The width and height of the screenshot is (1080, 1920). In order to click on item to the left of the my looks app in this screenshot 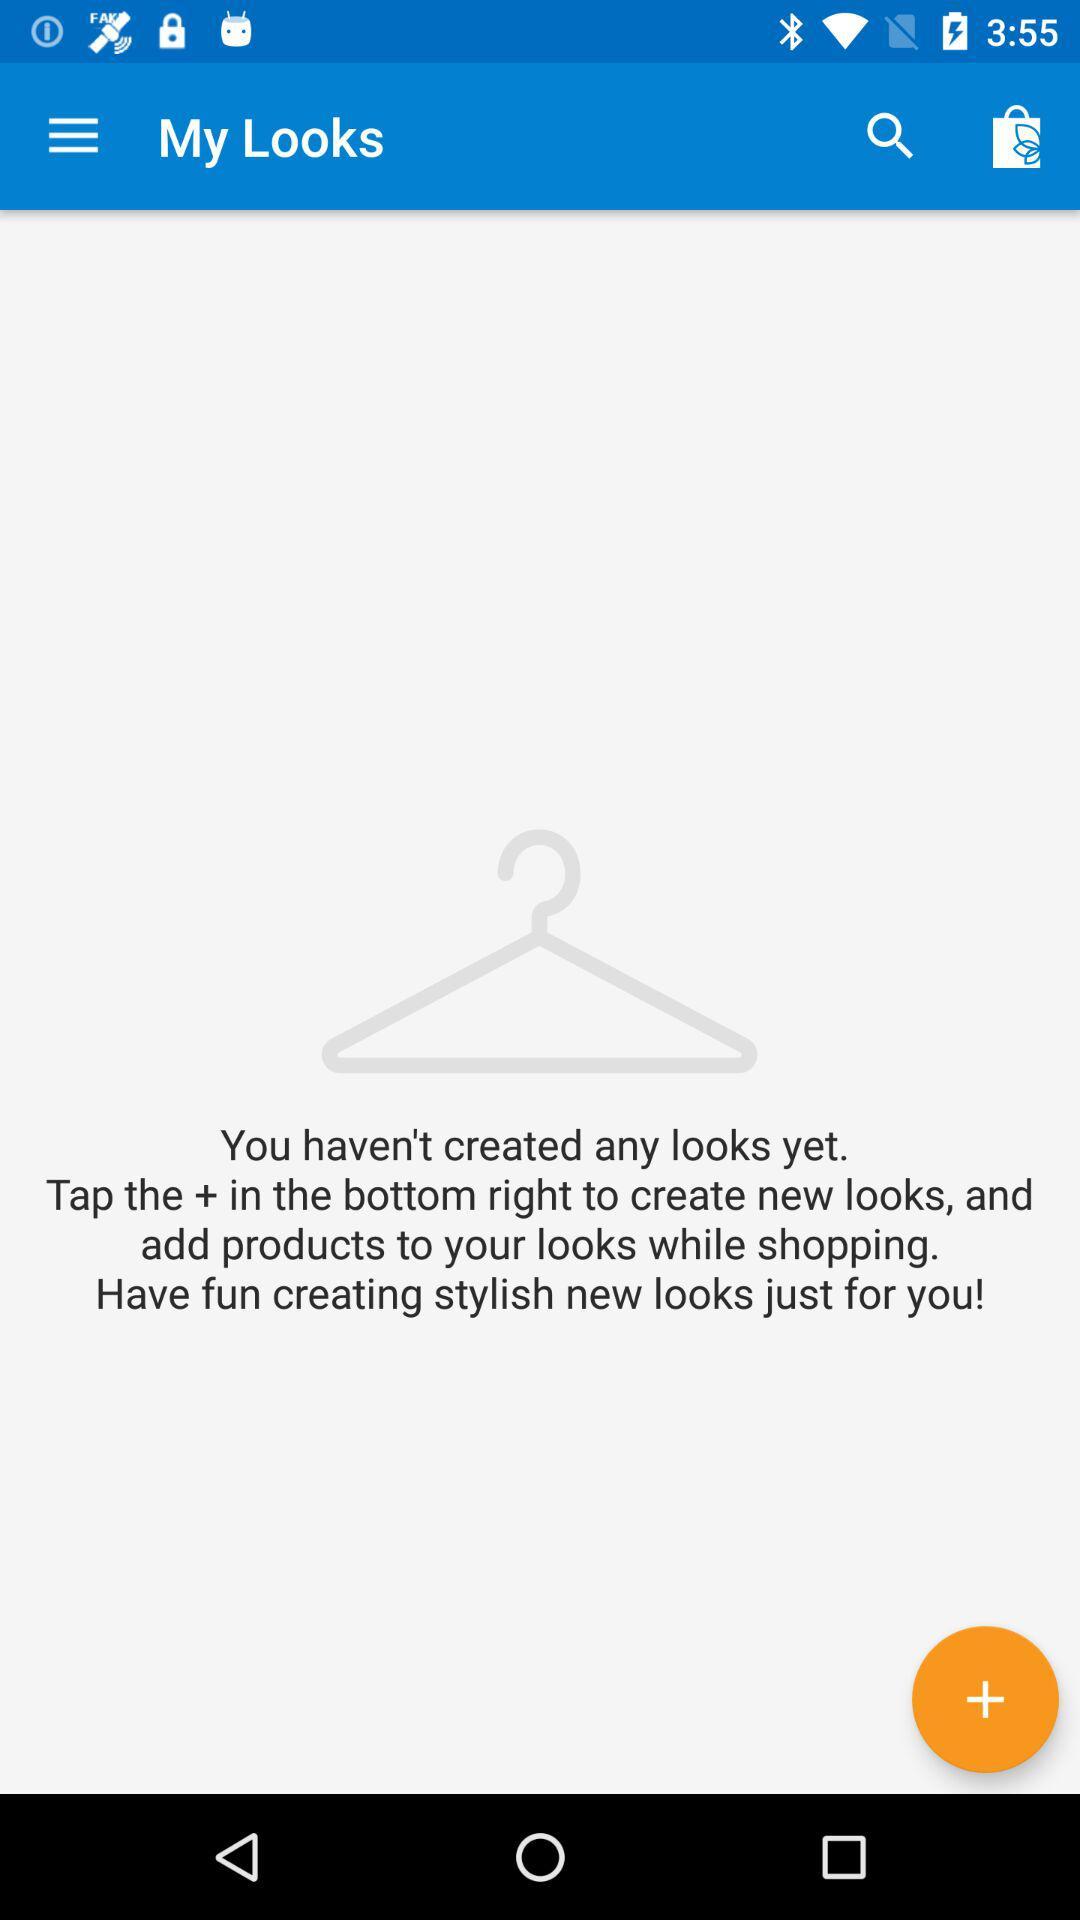, I will do `click(72, 135)`.